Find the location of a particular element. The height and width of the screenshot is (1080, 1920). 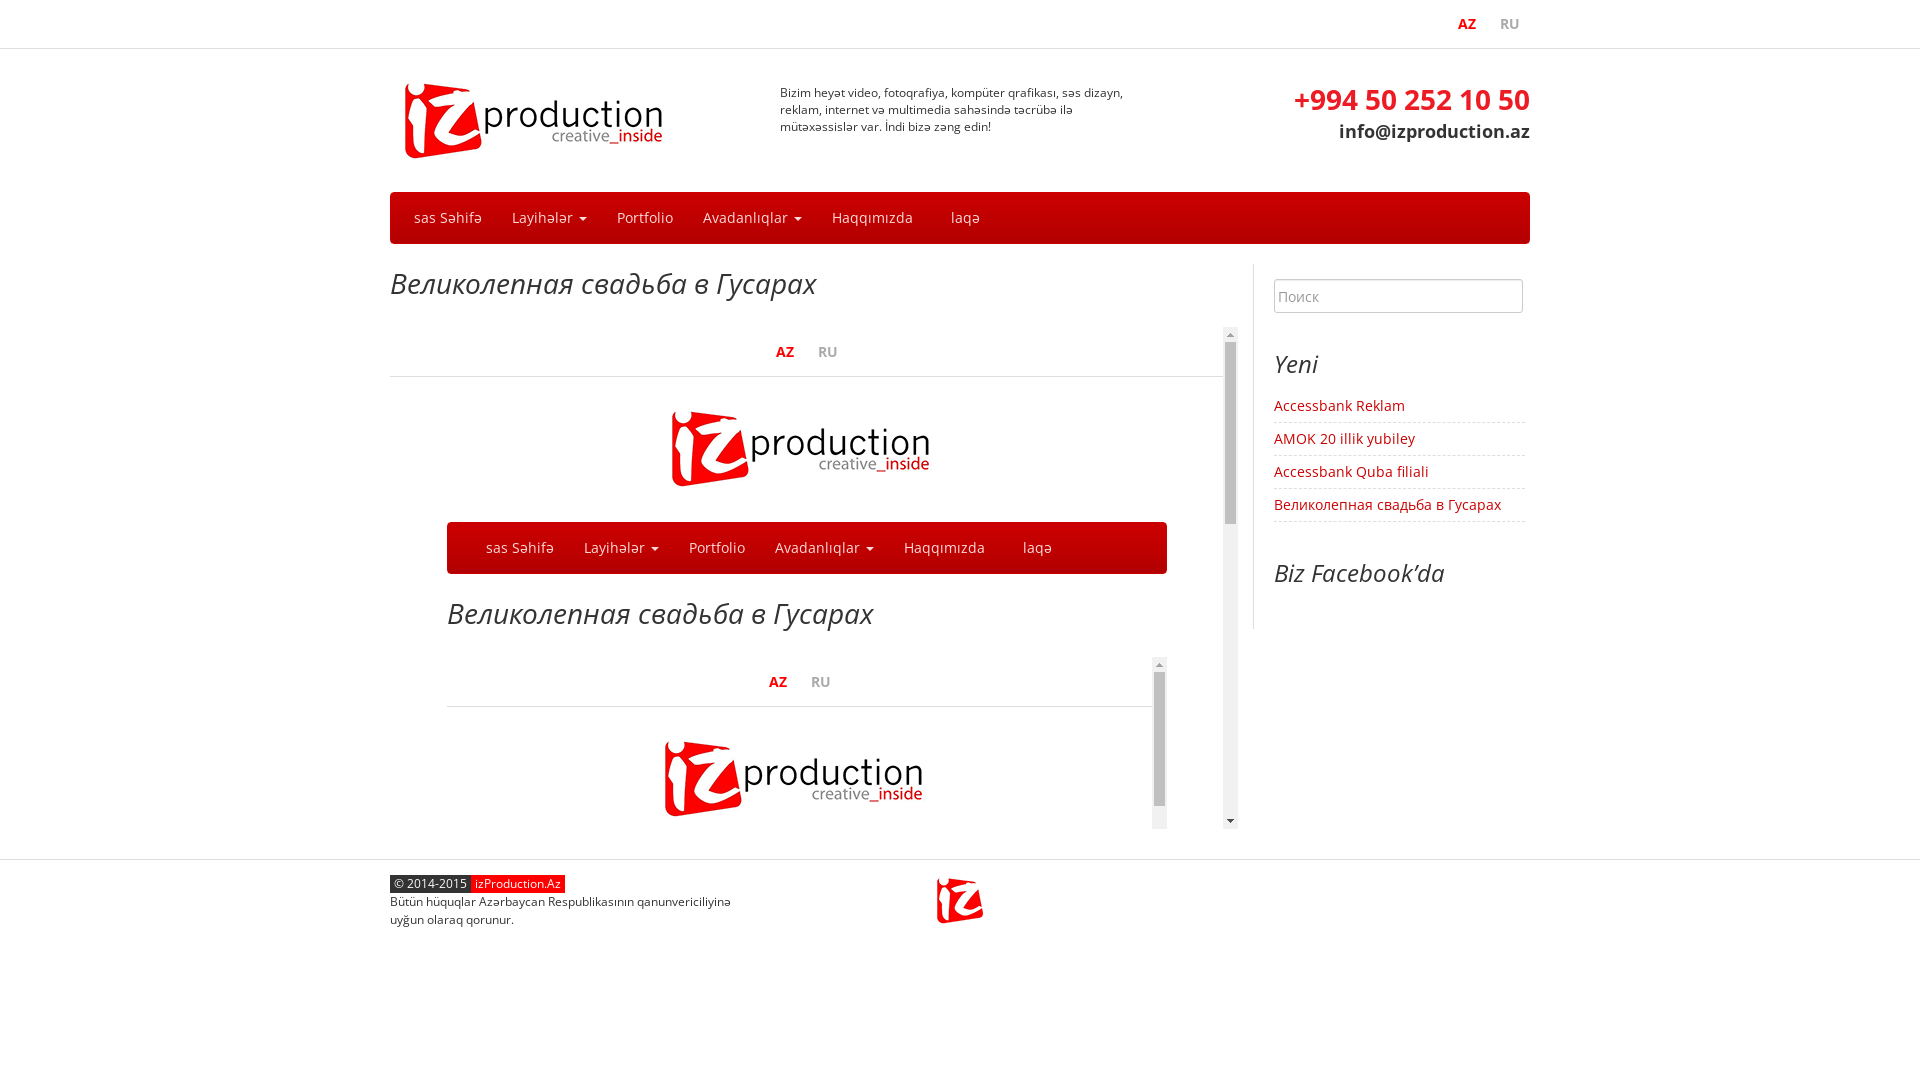

'Accessbank Reklam' is located at coordinates (1339, 405).